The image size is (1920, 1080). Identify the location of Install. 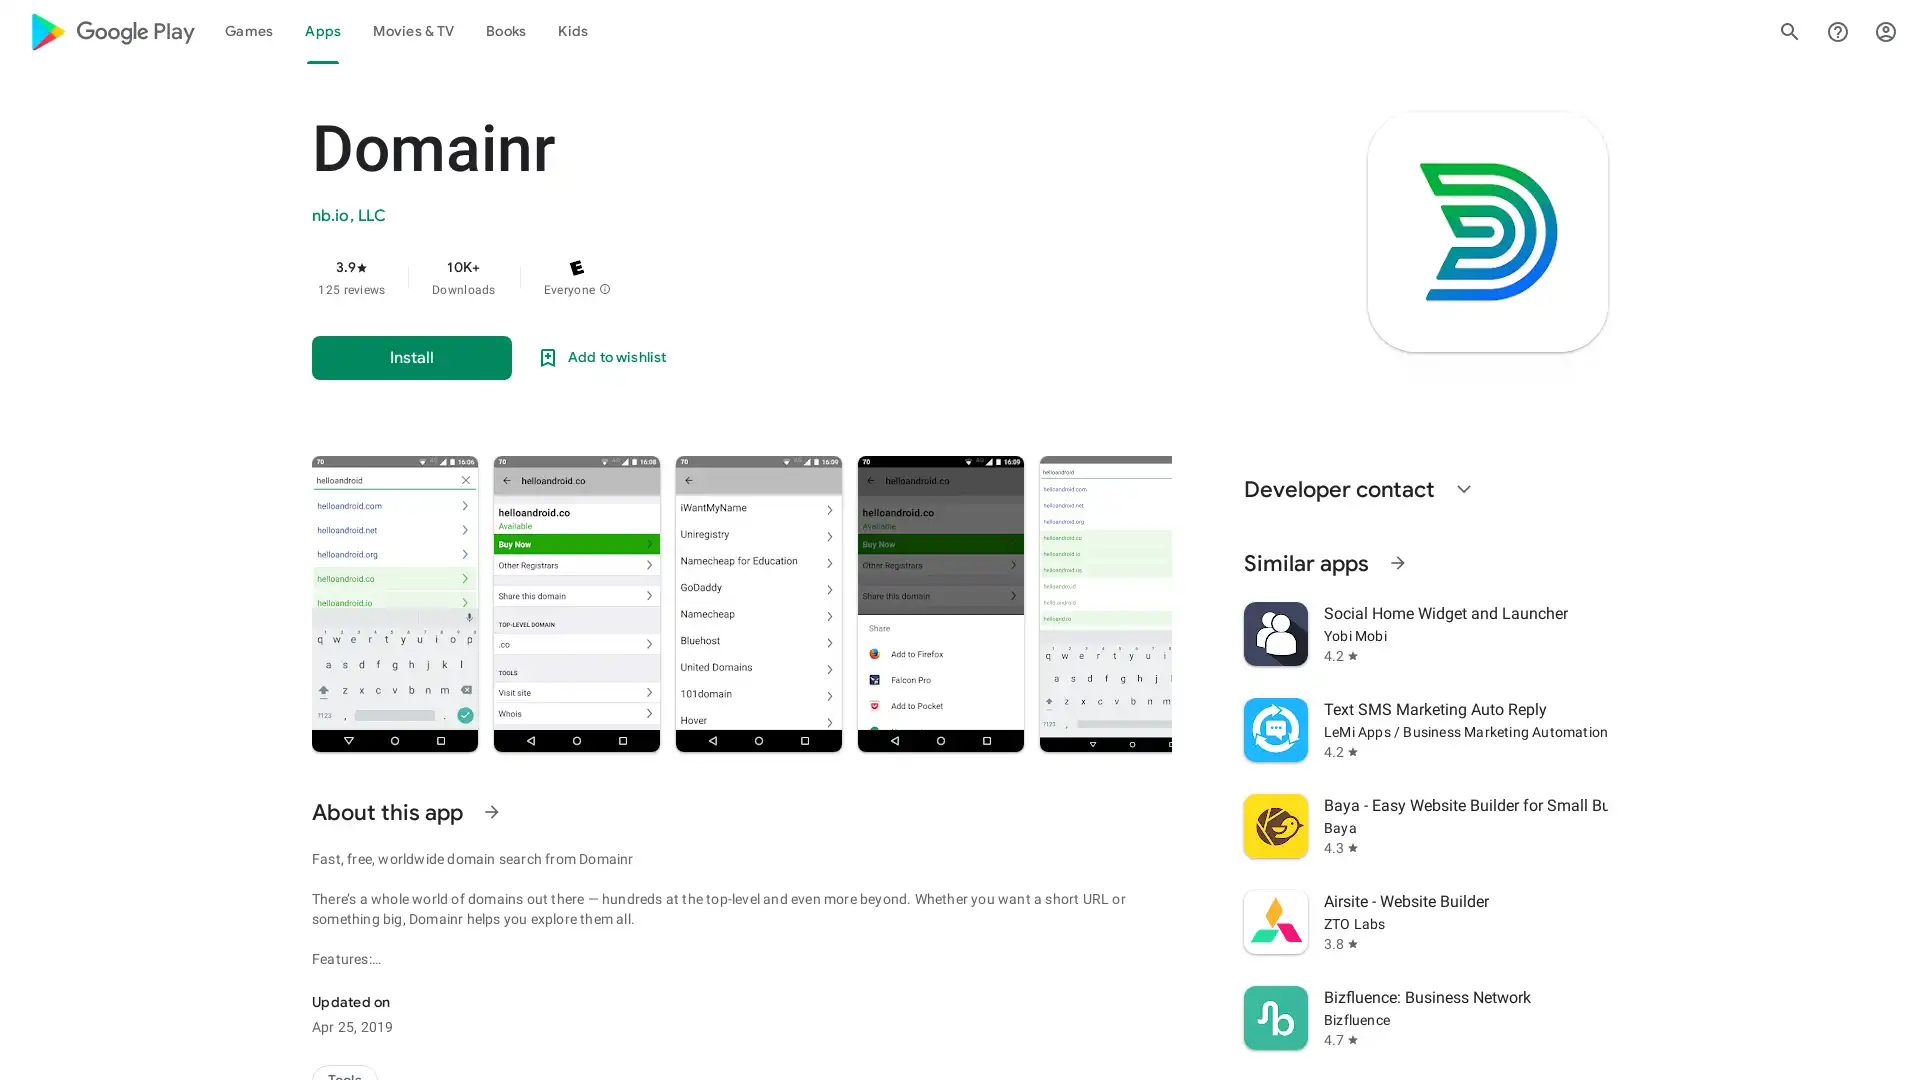
(411, 357).